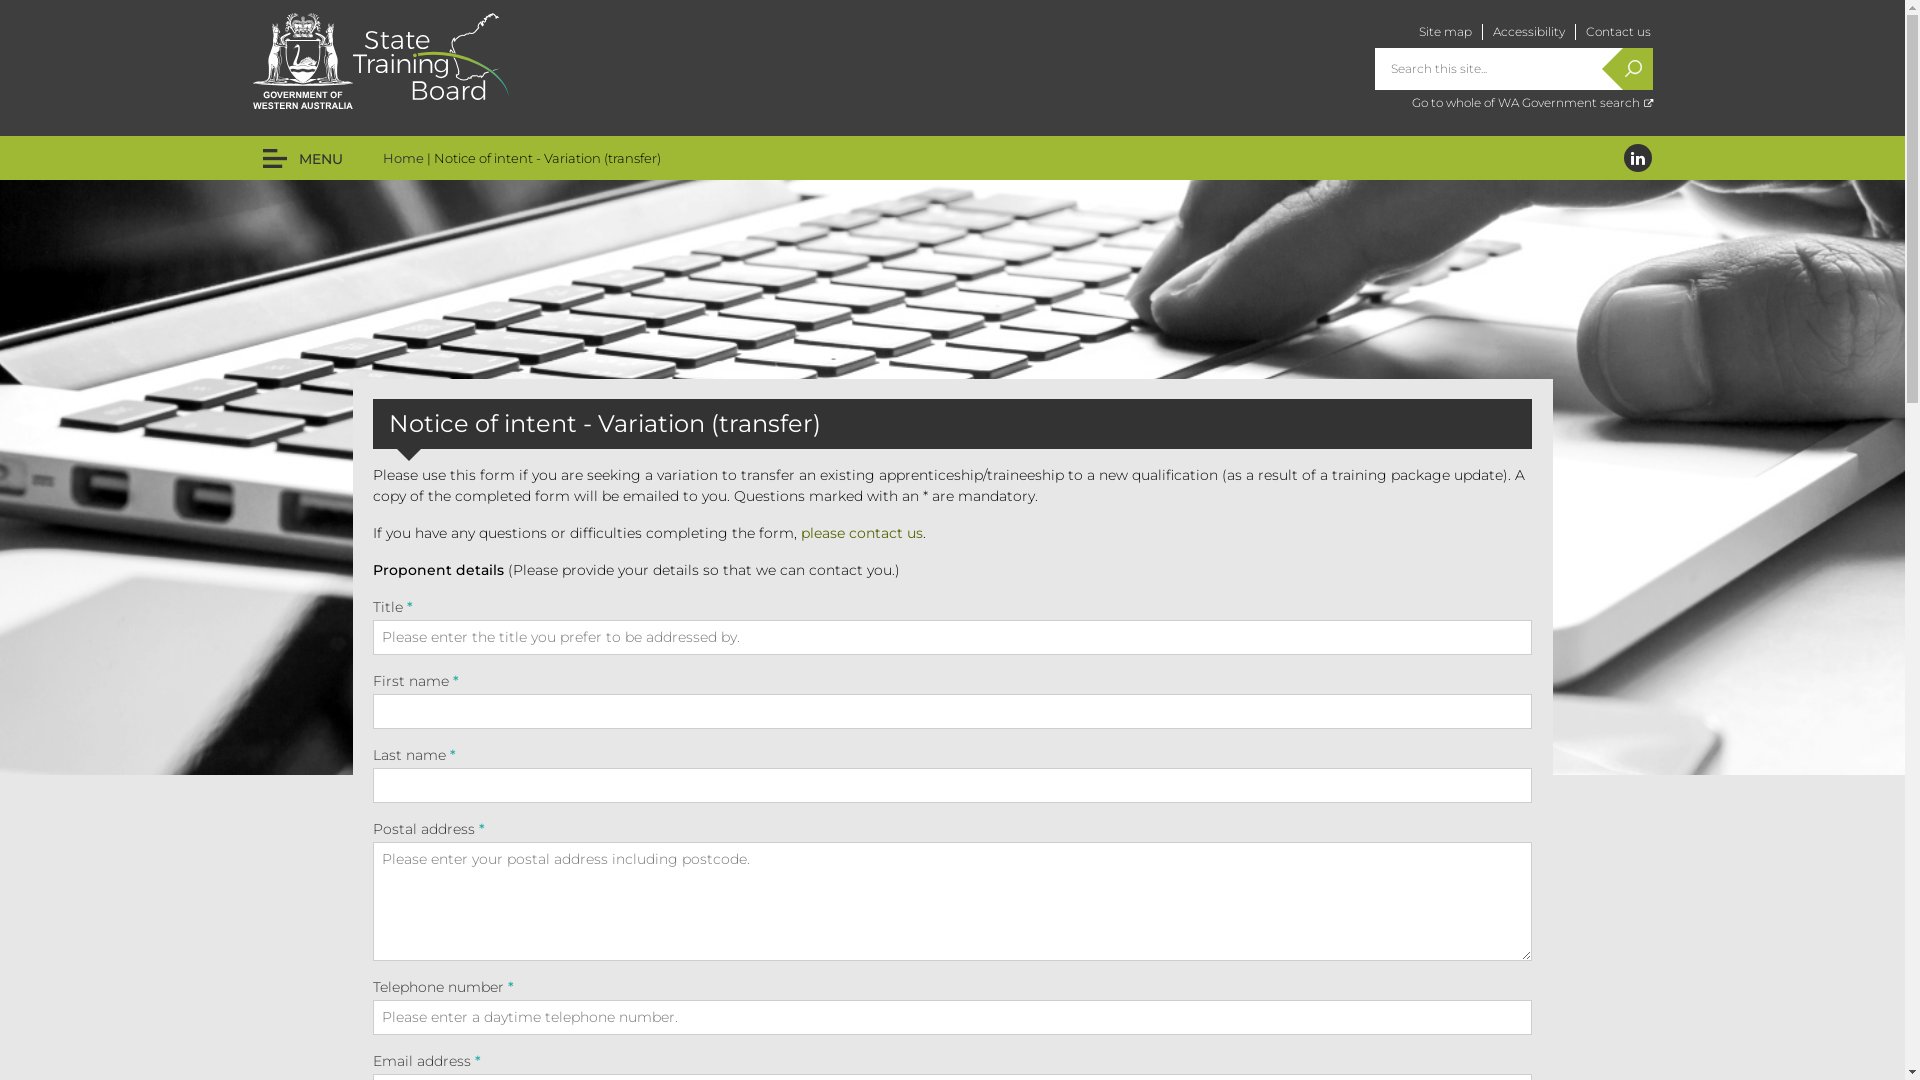  I want to click on 'Site map', so click(1444, 31).